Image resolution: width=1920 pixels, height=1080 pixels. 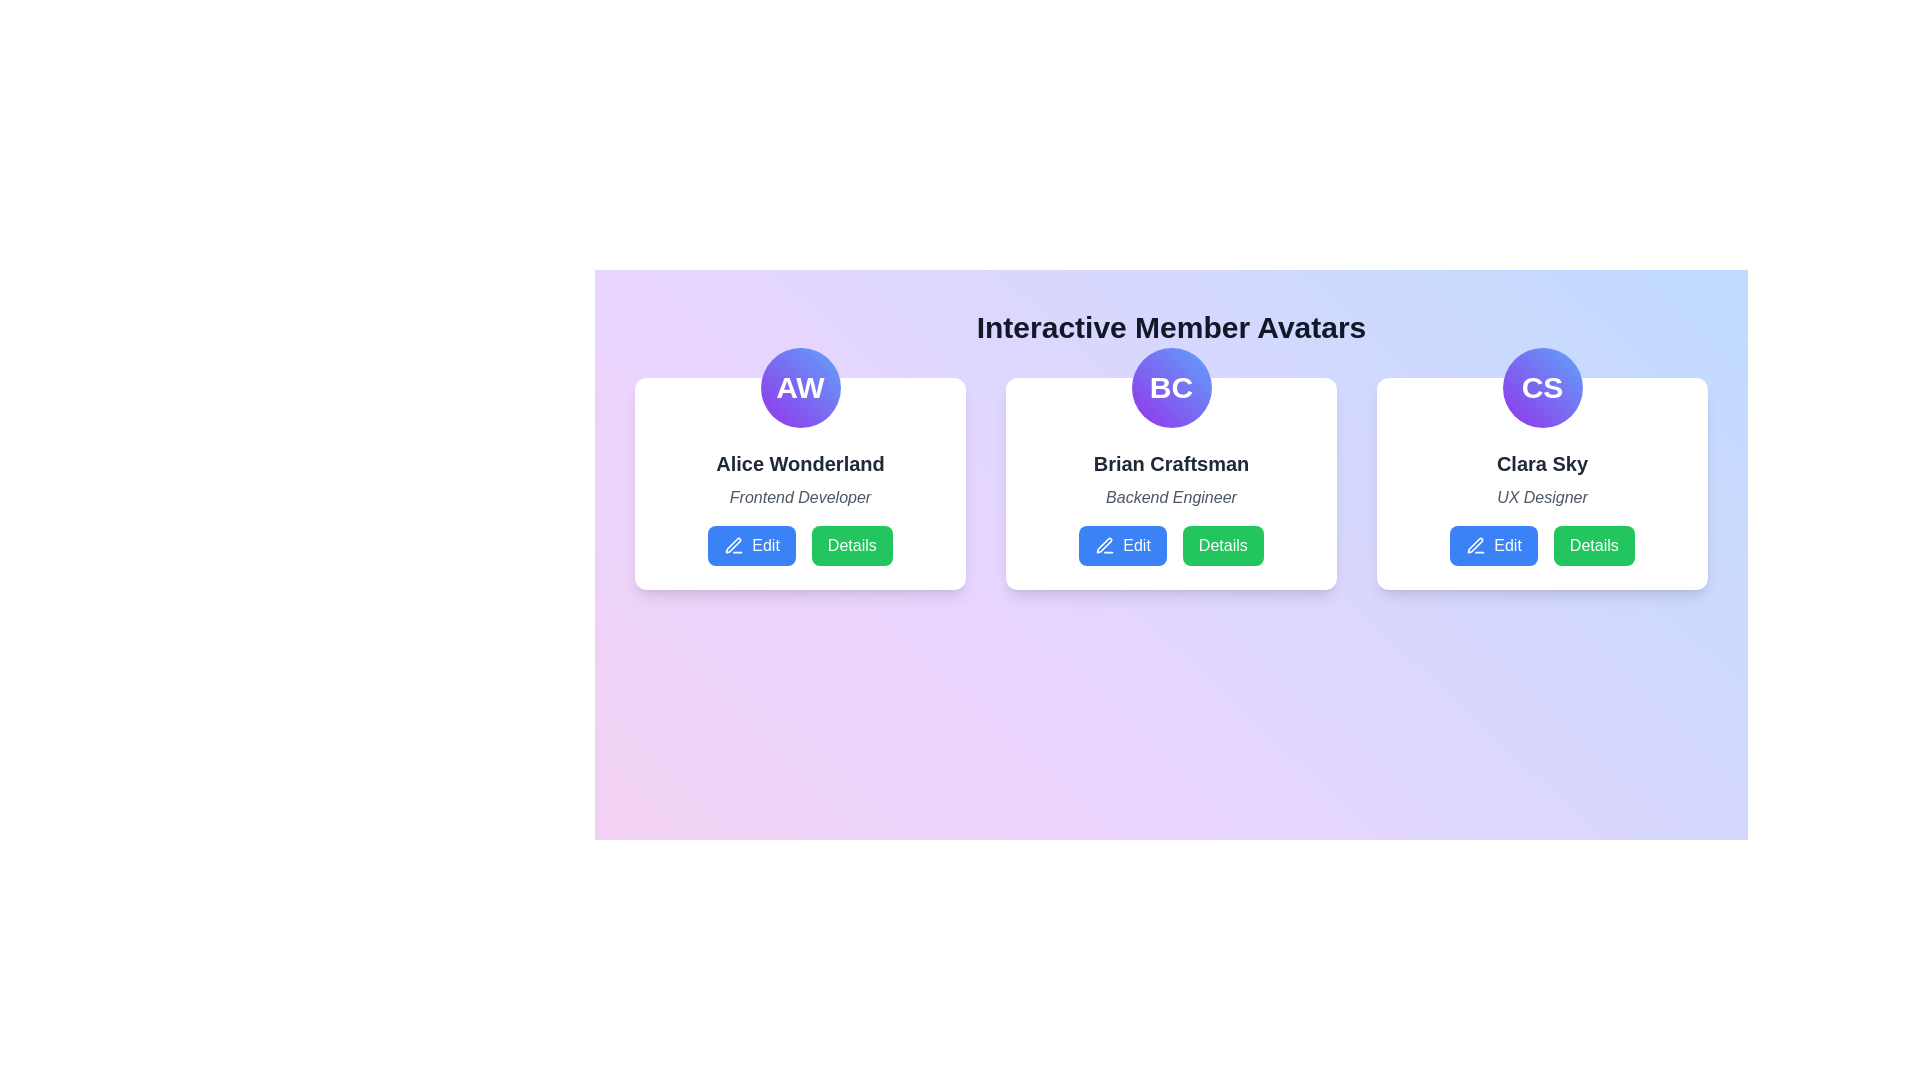 I want to click on the pen icon within the blue 'Edit' button located beneath Clara Sky's profile card, so click(x=1476, y=546).